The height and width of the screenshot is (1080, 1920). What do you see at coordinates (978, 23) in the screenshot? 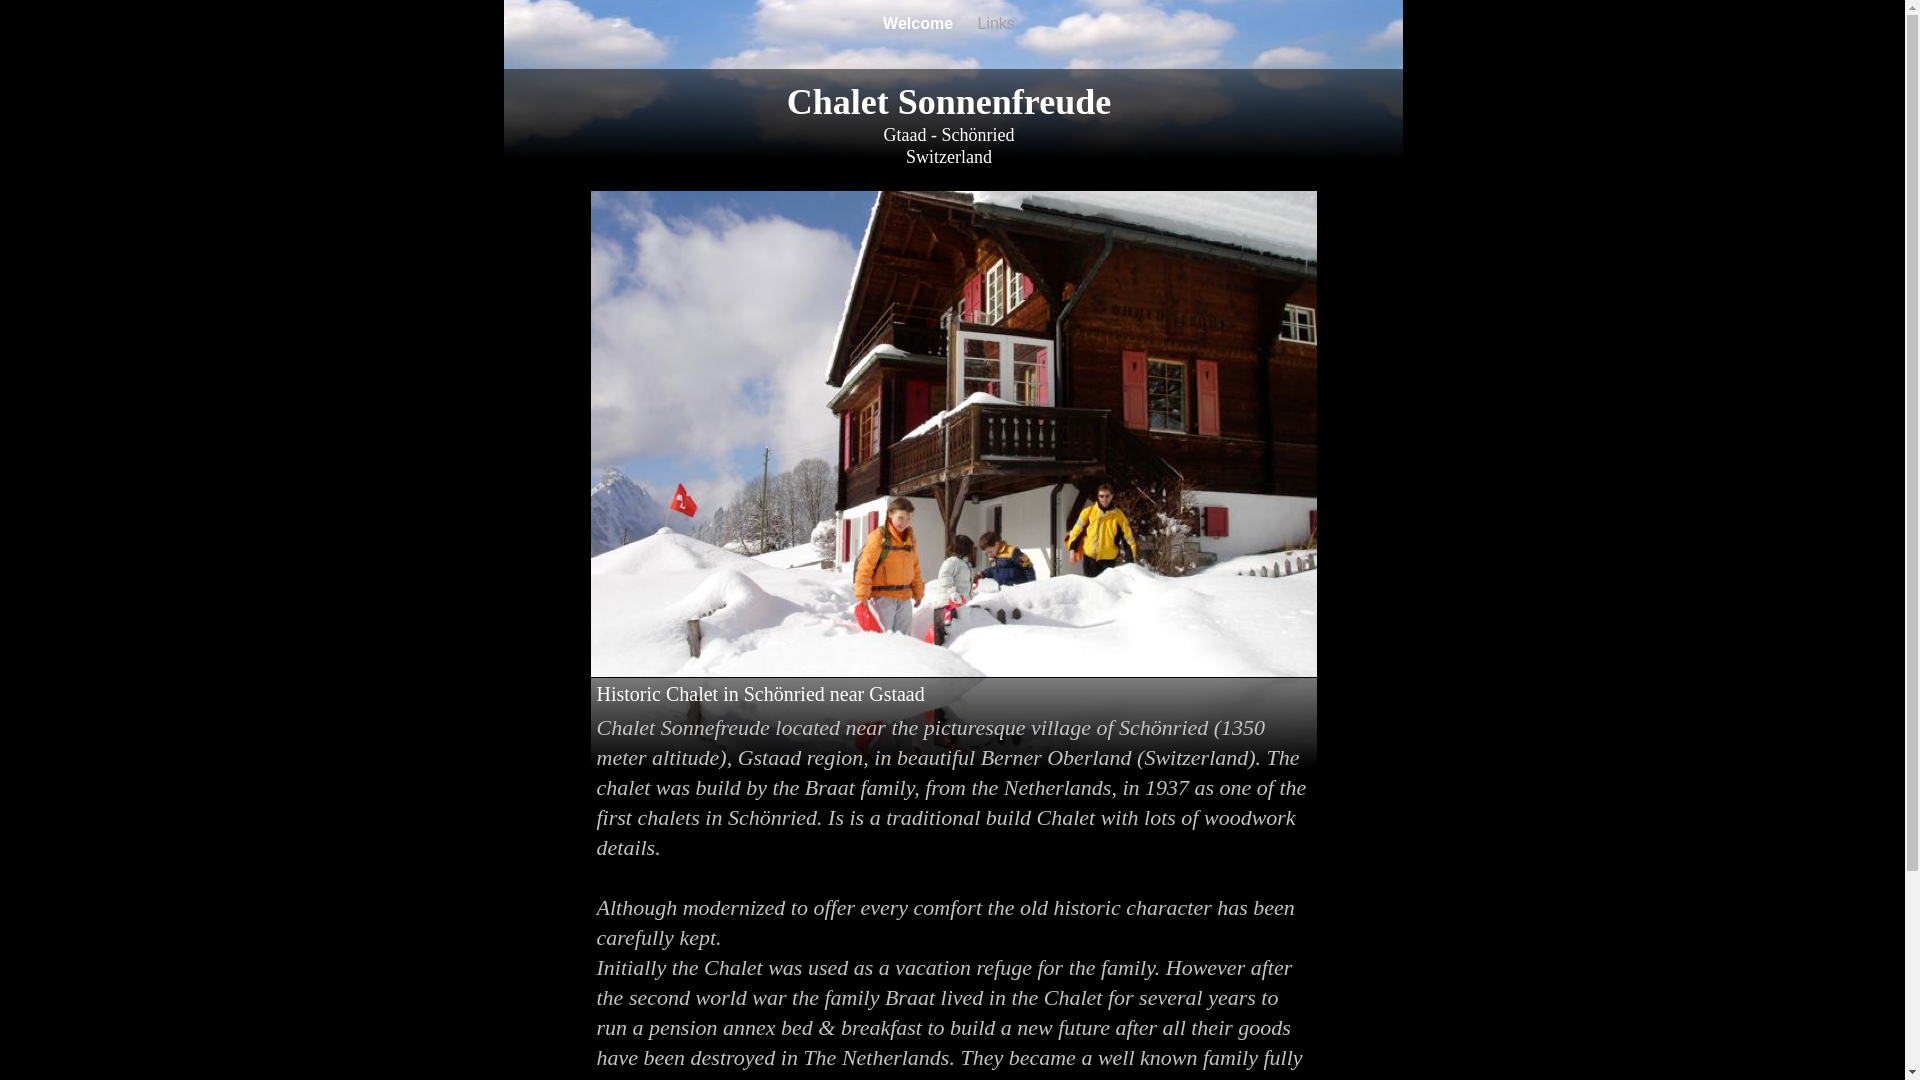
I see `'Links'` at bounding box center [978, 23].